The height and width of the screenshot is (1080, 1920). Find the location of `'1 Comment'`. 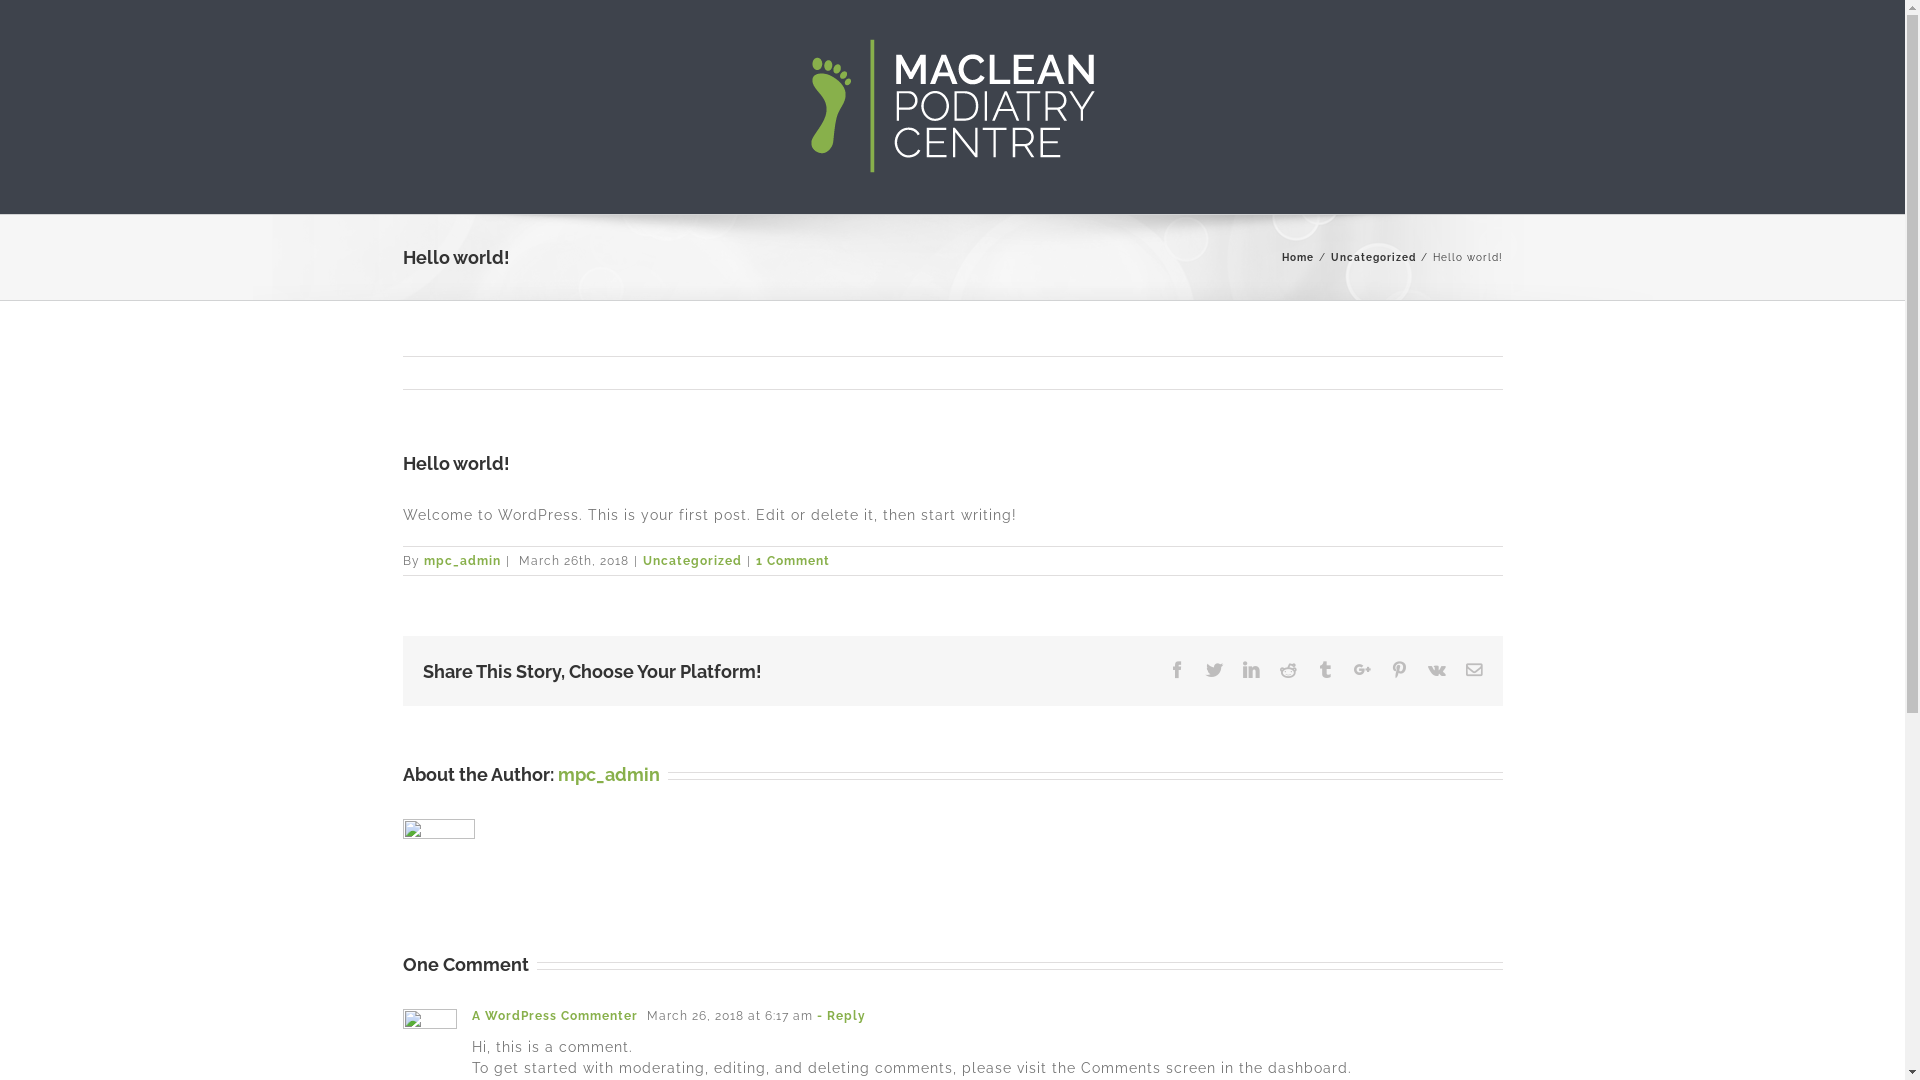

'1 Comment' is located at coordinates (754, 560).